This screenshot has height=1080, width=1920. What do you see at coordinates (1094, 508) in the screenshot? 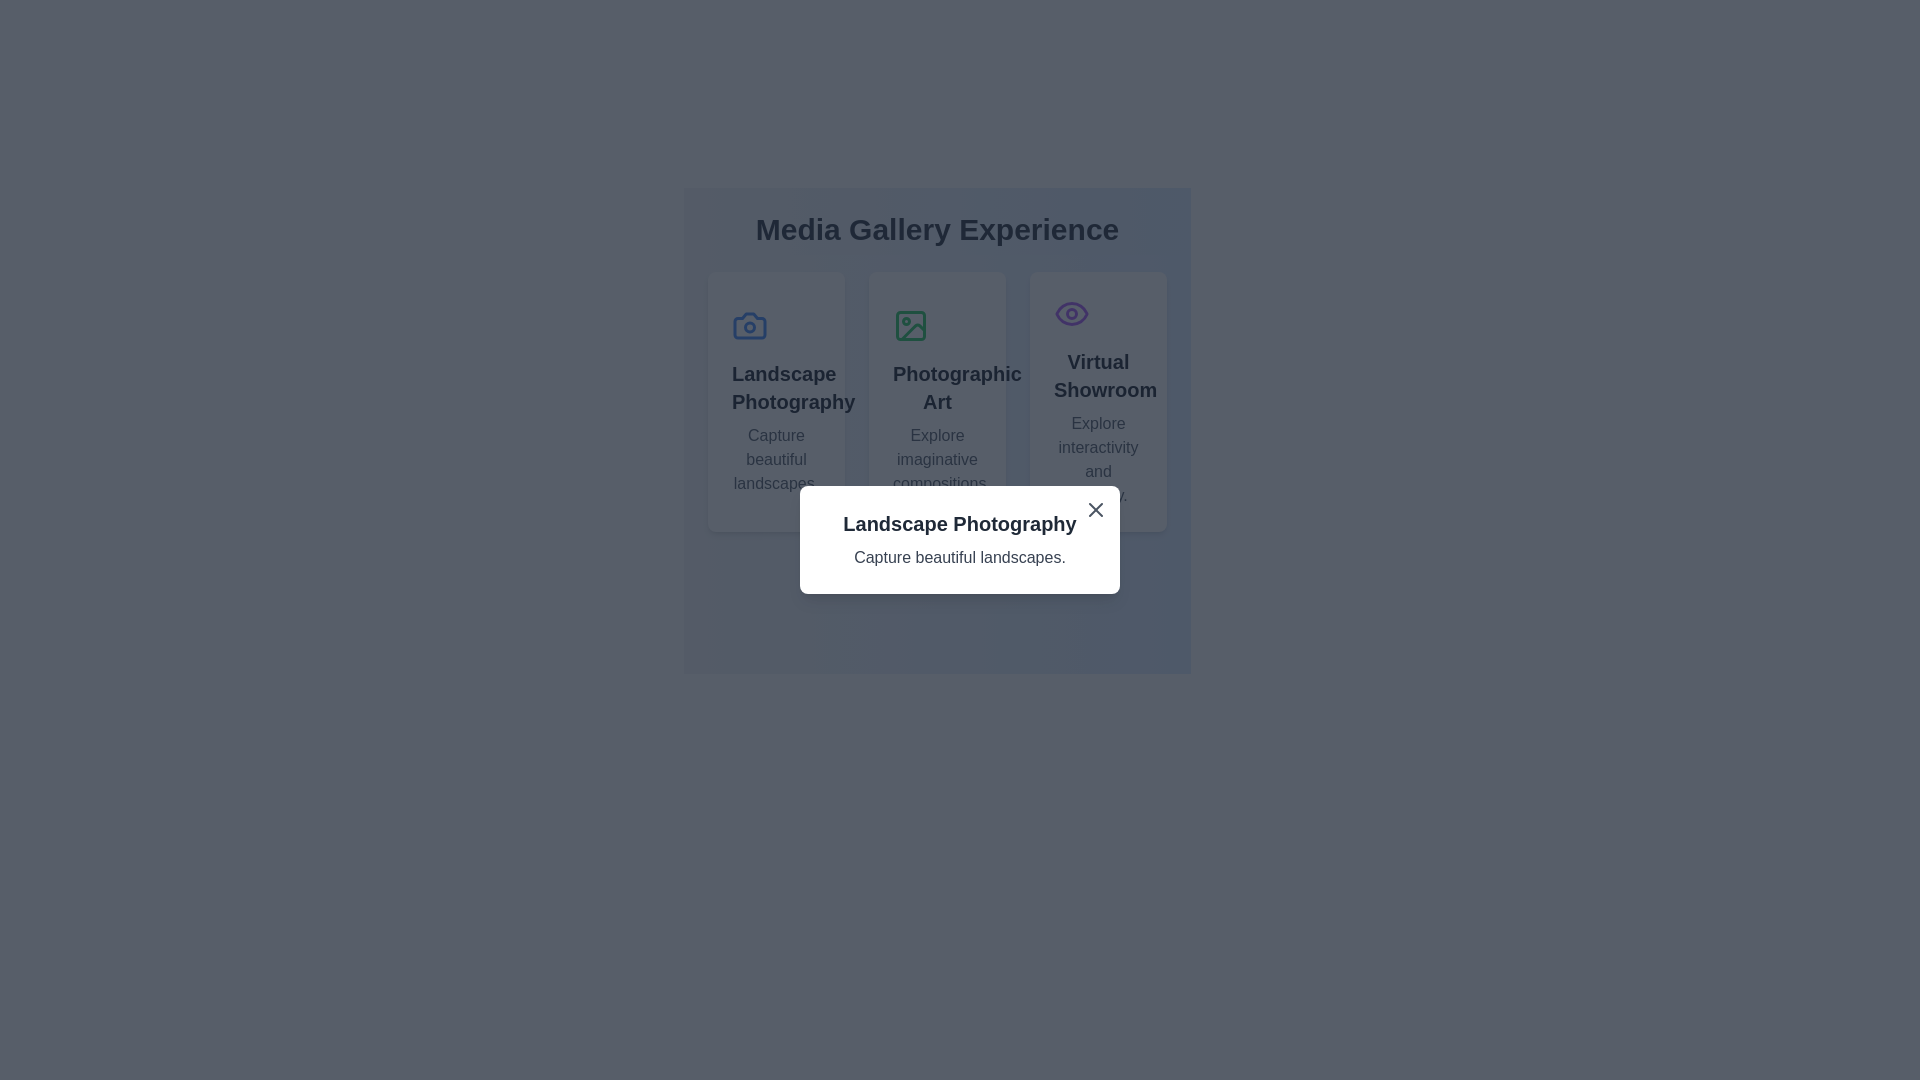
I see `the close button located` at bounding box center [1094, 508].